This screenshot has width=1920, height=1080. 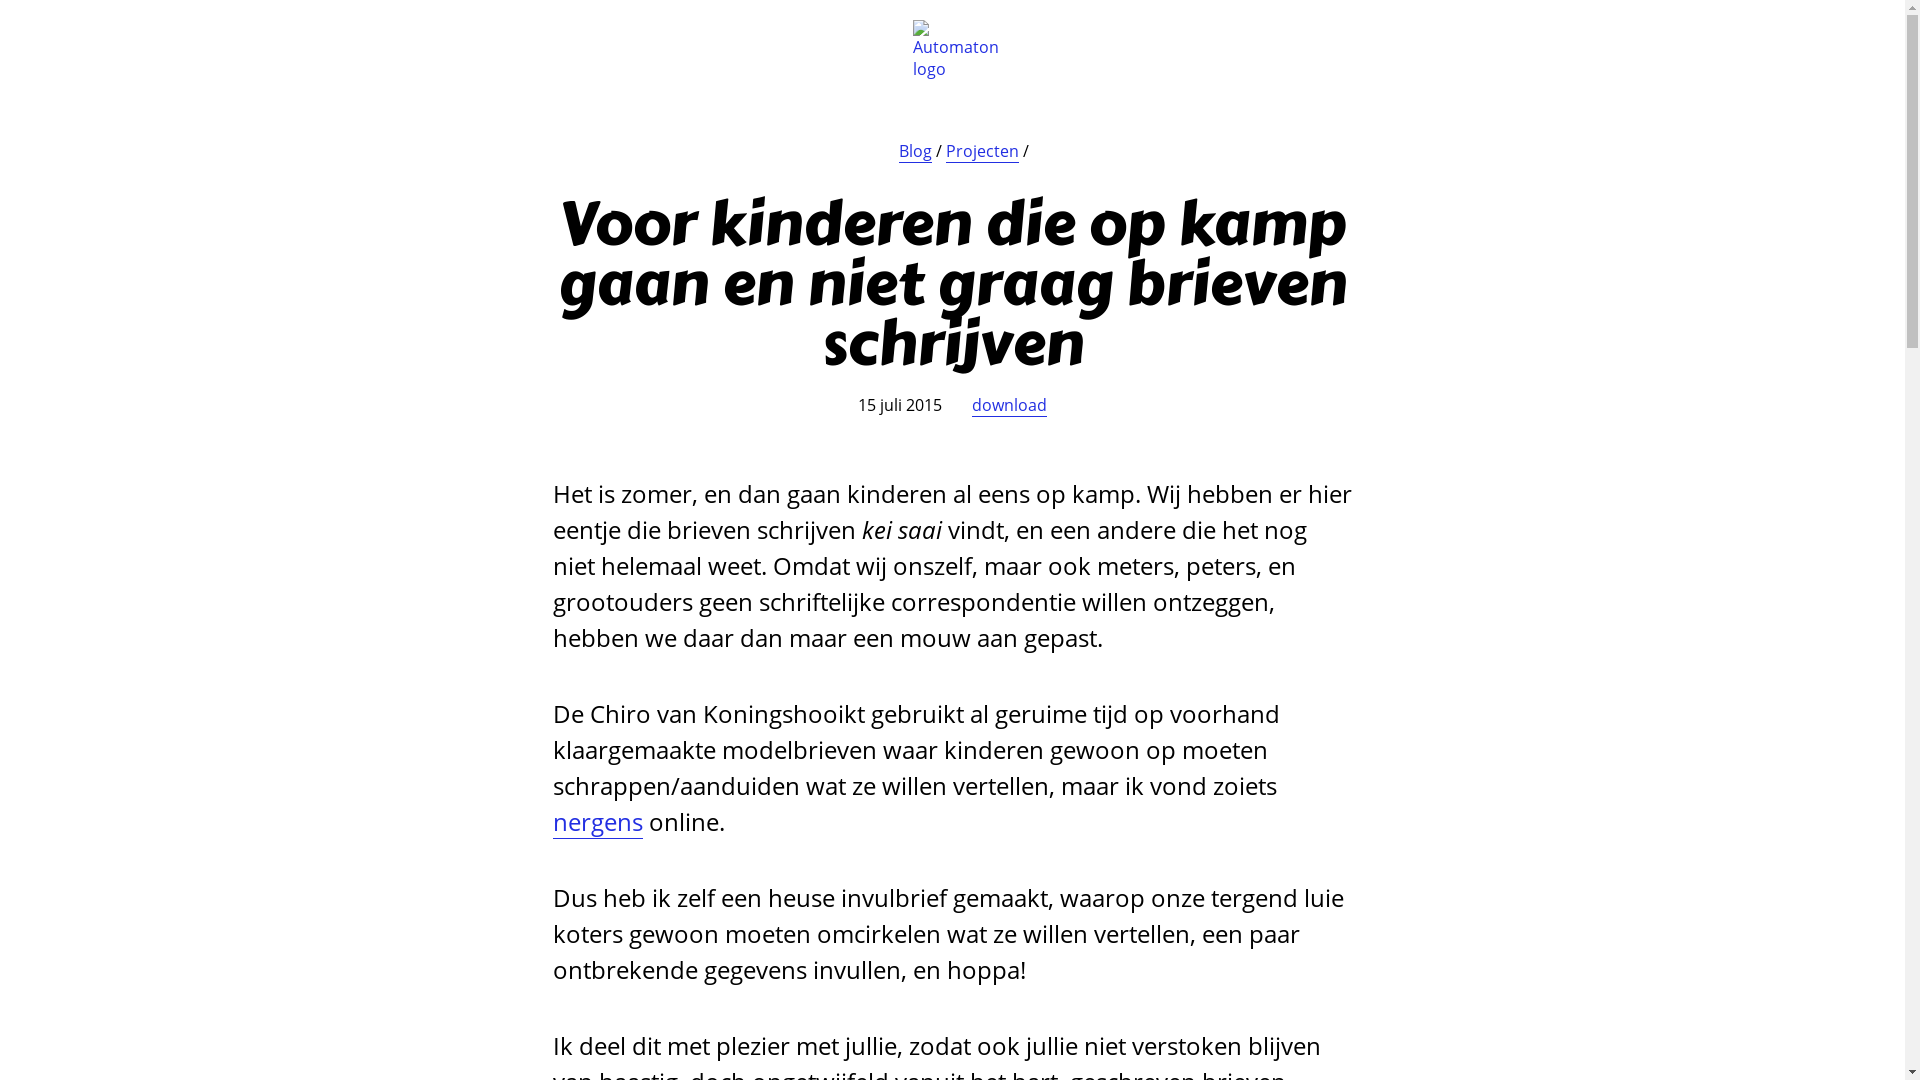 What do you see at coordinates (1009, 405) in the screenshot?
I see `'download'` at bounding box center [1009, 405].